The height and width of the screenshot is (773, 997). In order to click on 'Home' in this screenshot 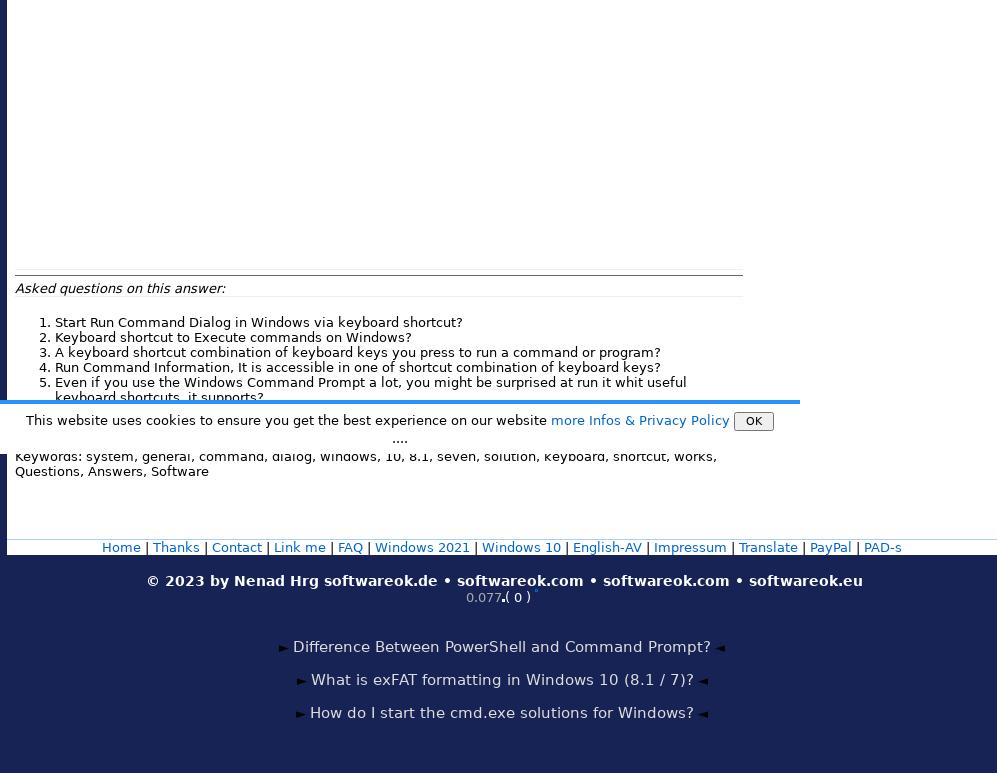, I will do `click(101, 546)`.